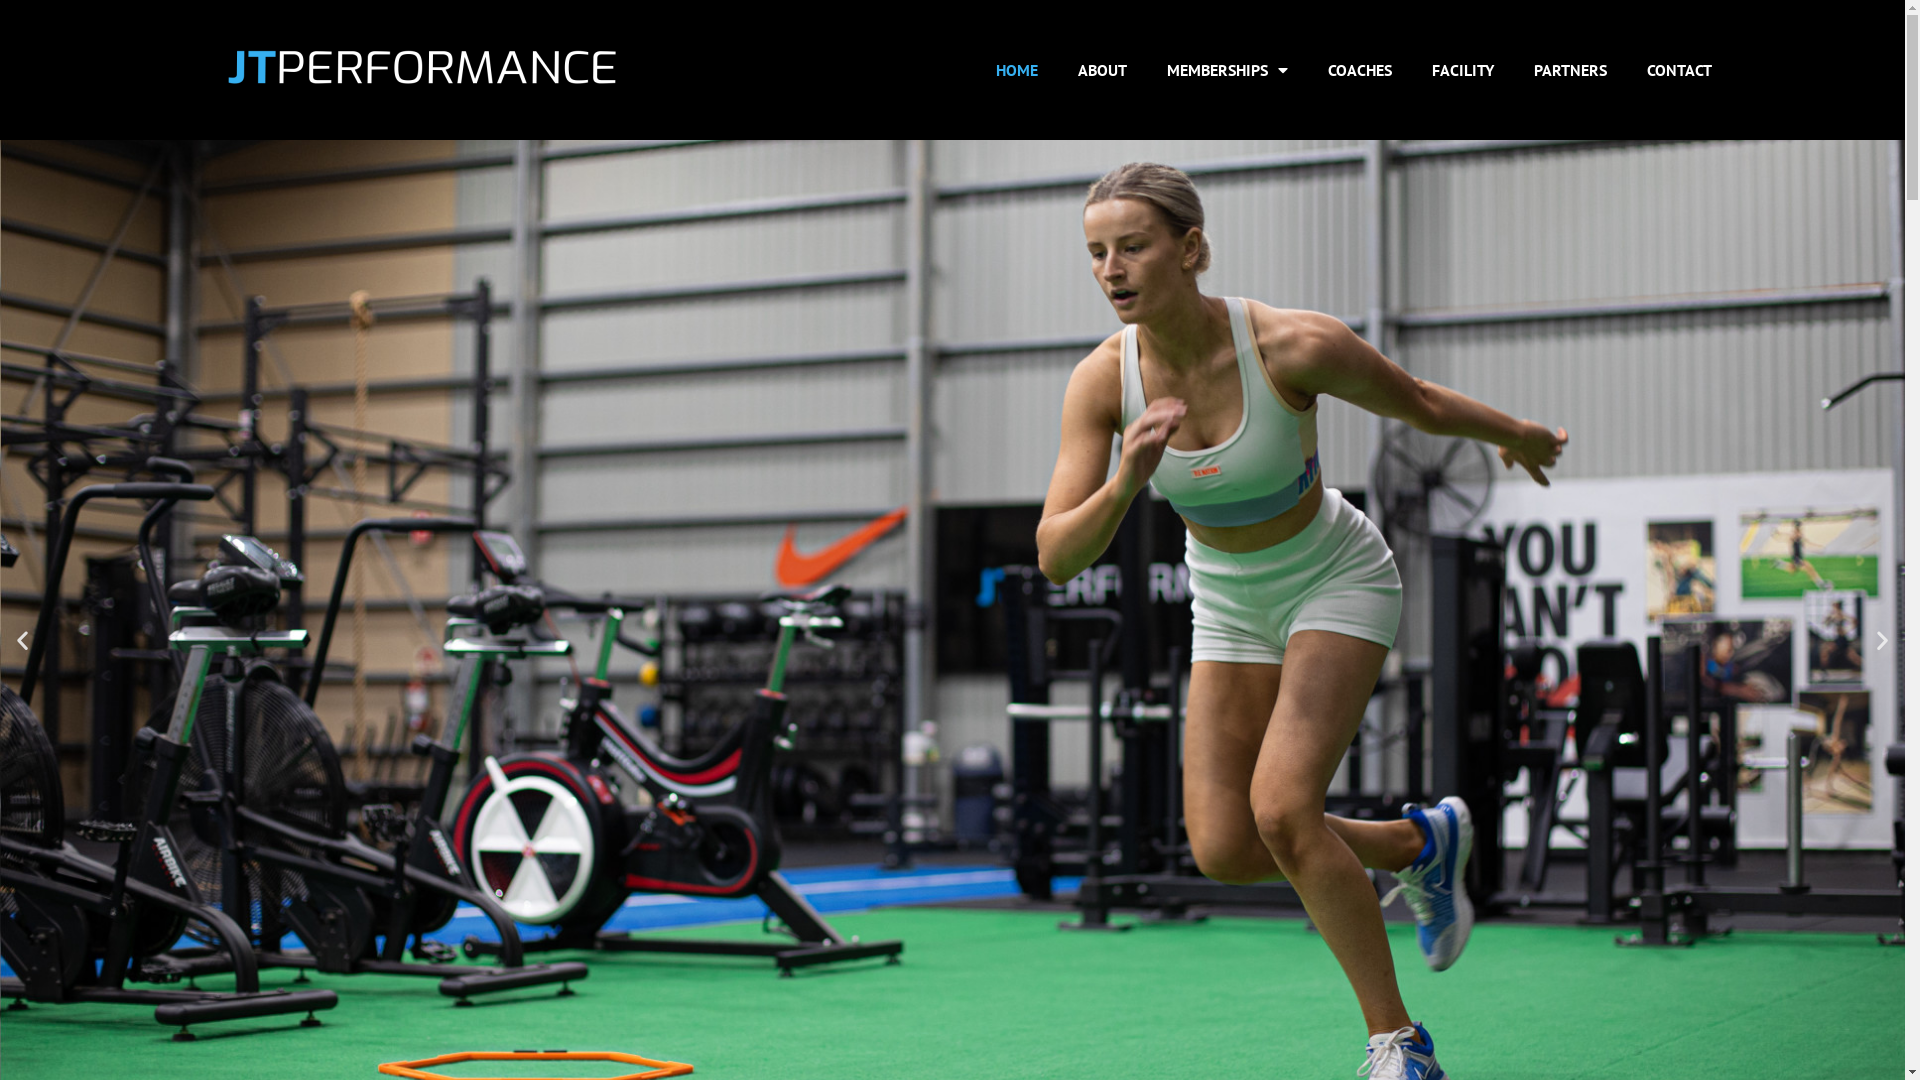 Image resolution: width=1920 pixels, height=1080 pixels. What do you see at coordinates (1569, 68) in the screenshot?
I see `'PARTNERS'` at bounding box center [1569, 68].